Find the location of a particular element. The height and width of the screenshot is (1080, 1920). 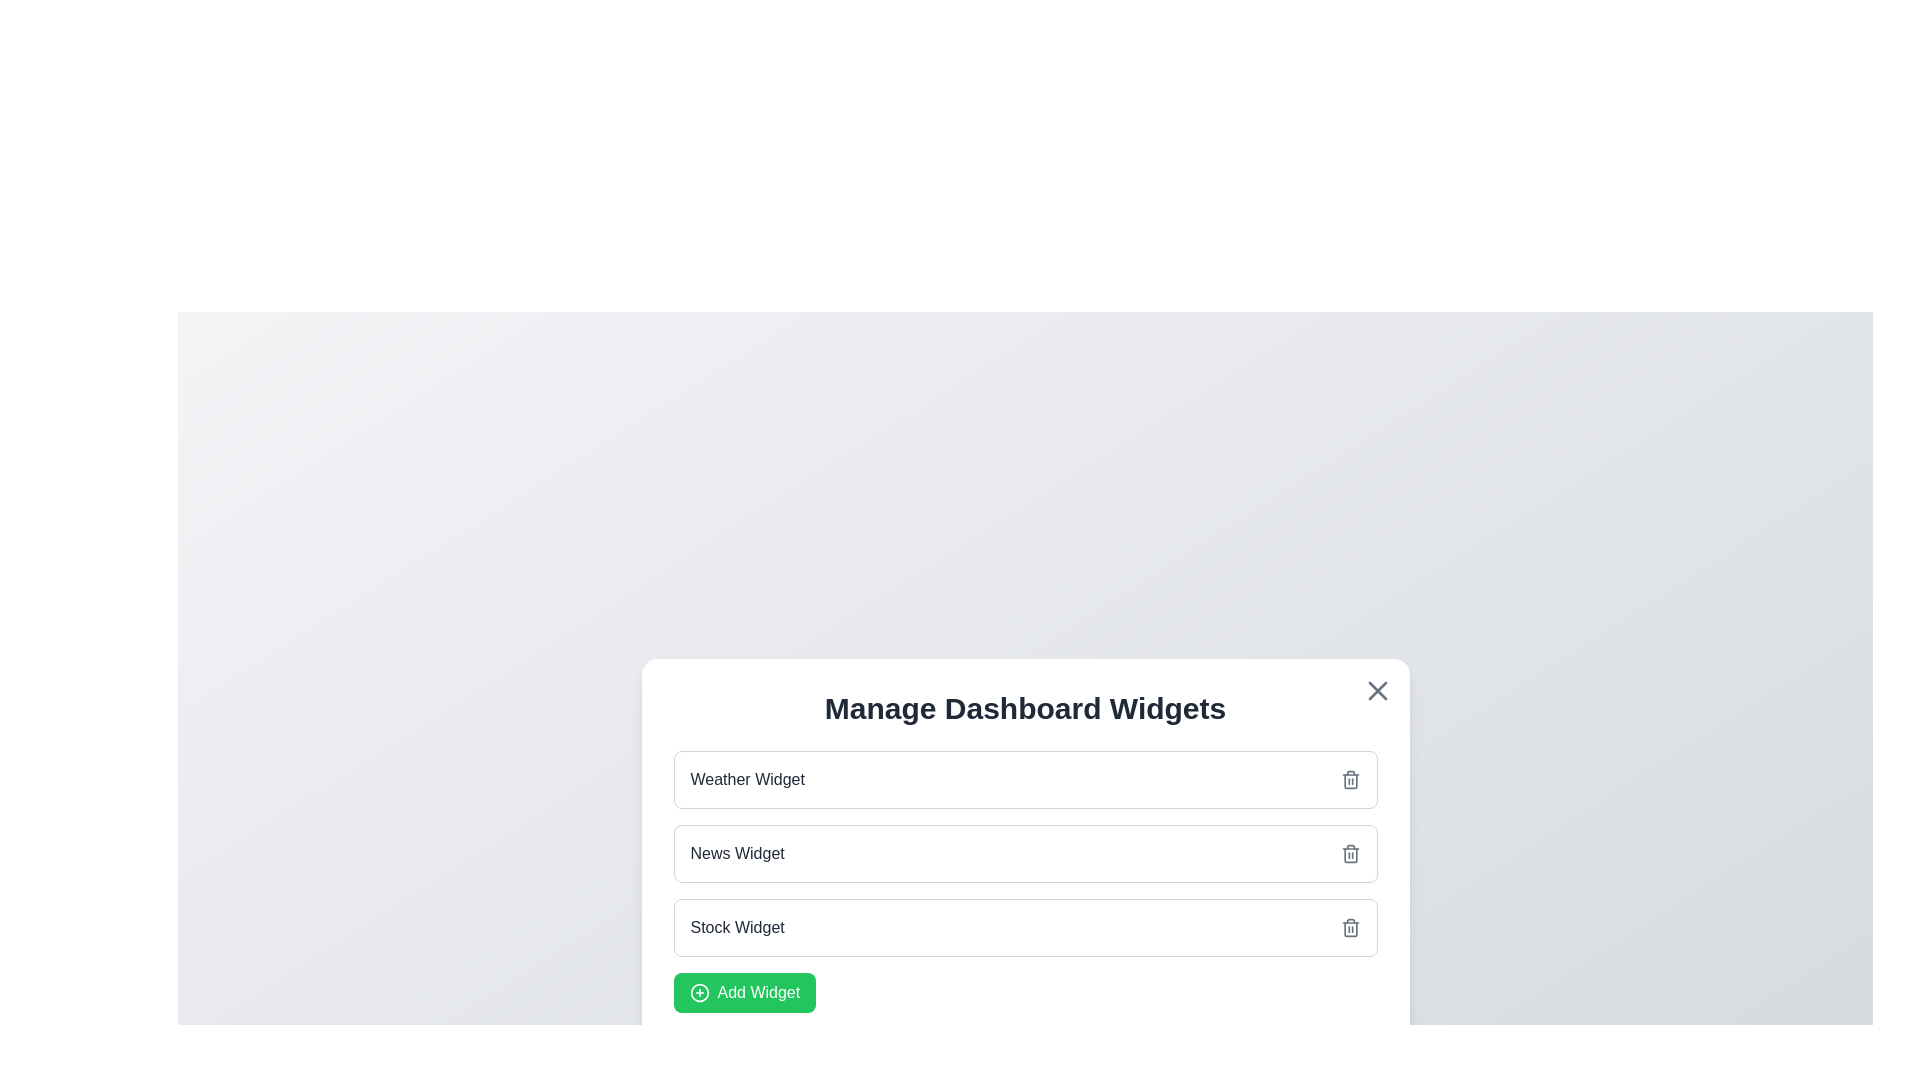

the delete button for the widget named Stock Widget is located at coordinates (1350, 928).